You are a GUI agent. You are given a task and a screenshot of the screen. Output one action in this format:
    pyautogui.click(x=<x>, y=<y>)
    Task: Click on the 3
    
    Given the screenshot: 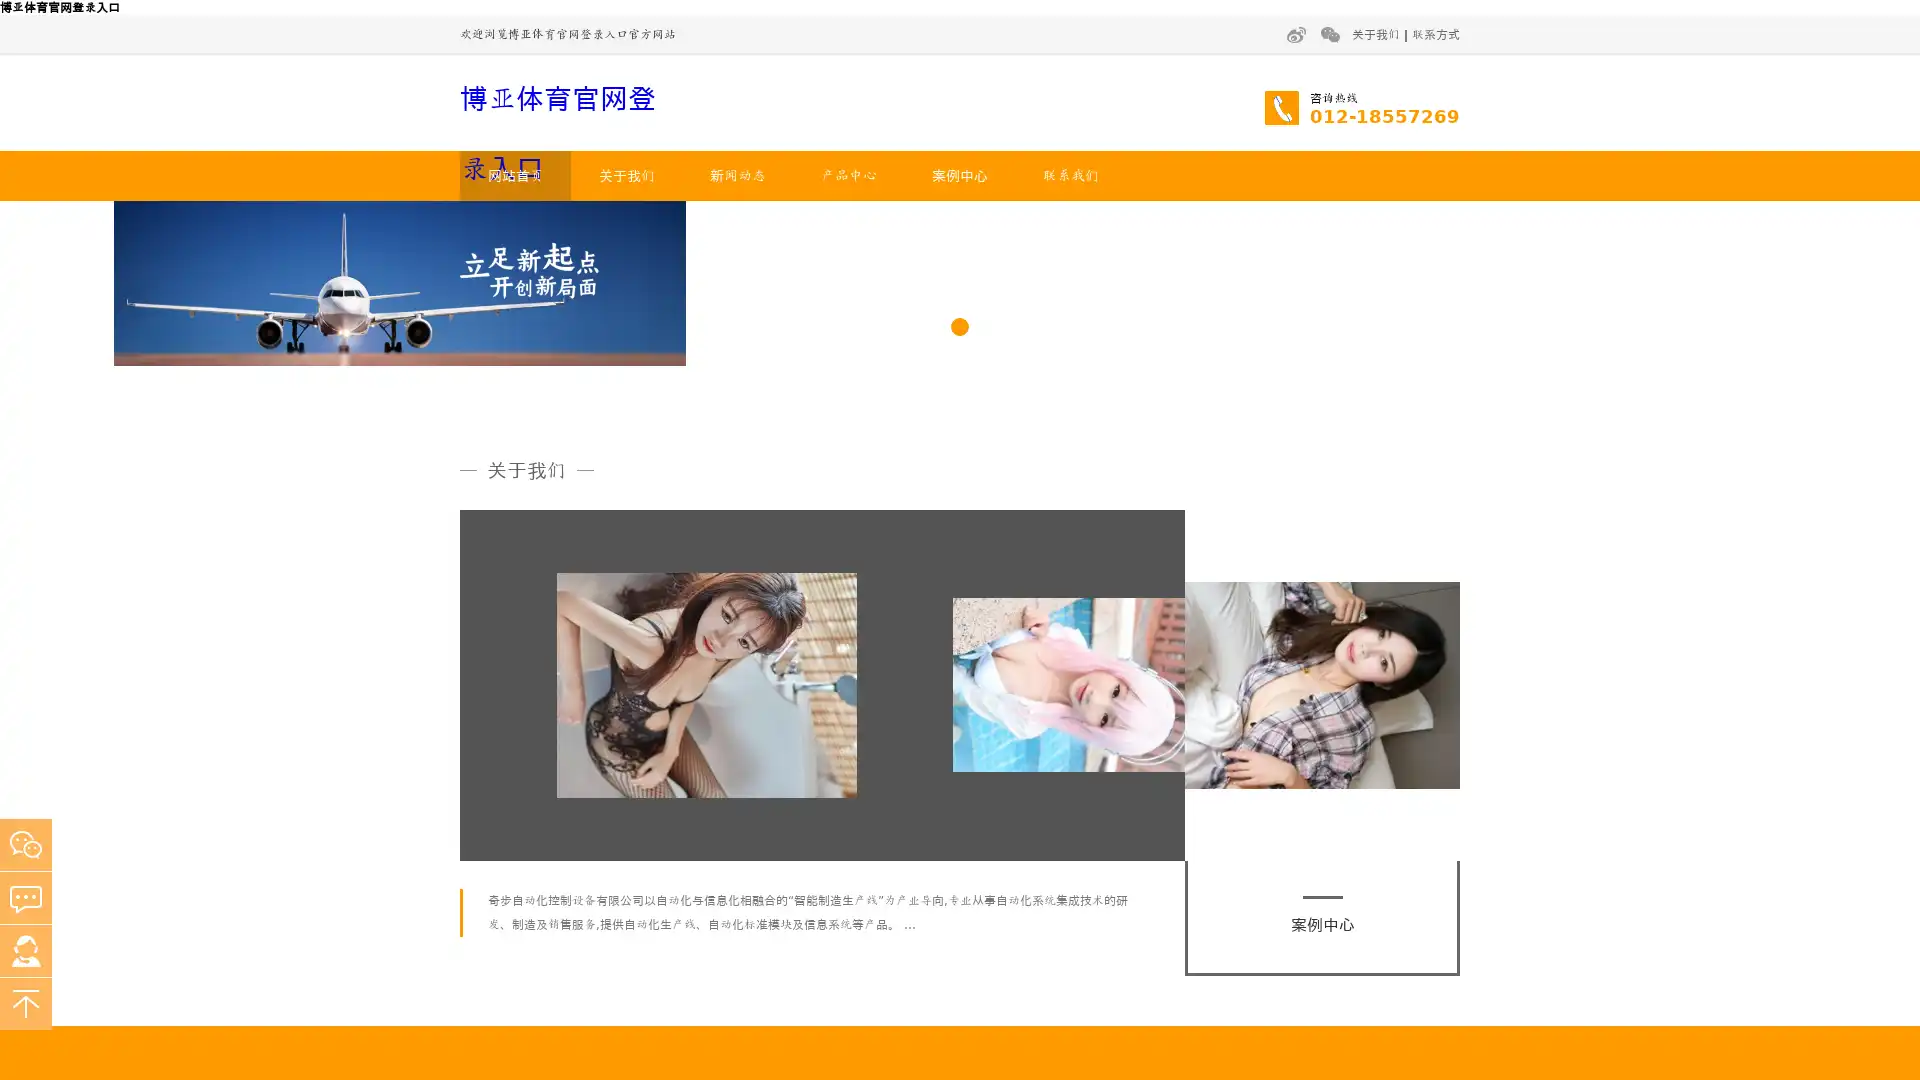 What is the action you would take?
    pyautogui.click(x=989, y=556)
    